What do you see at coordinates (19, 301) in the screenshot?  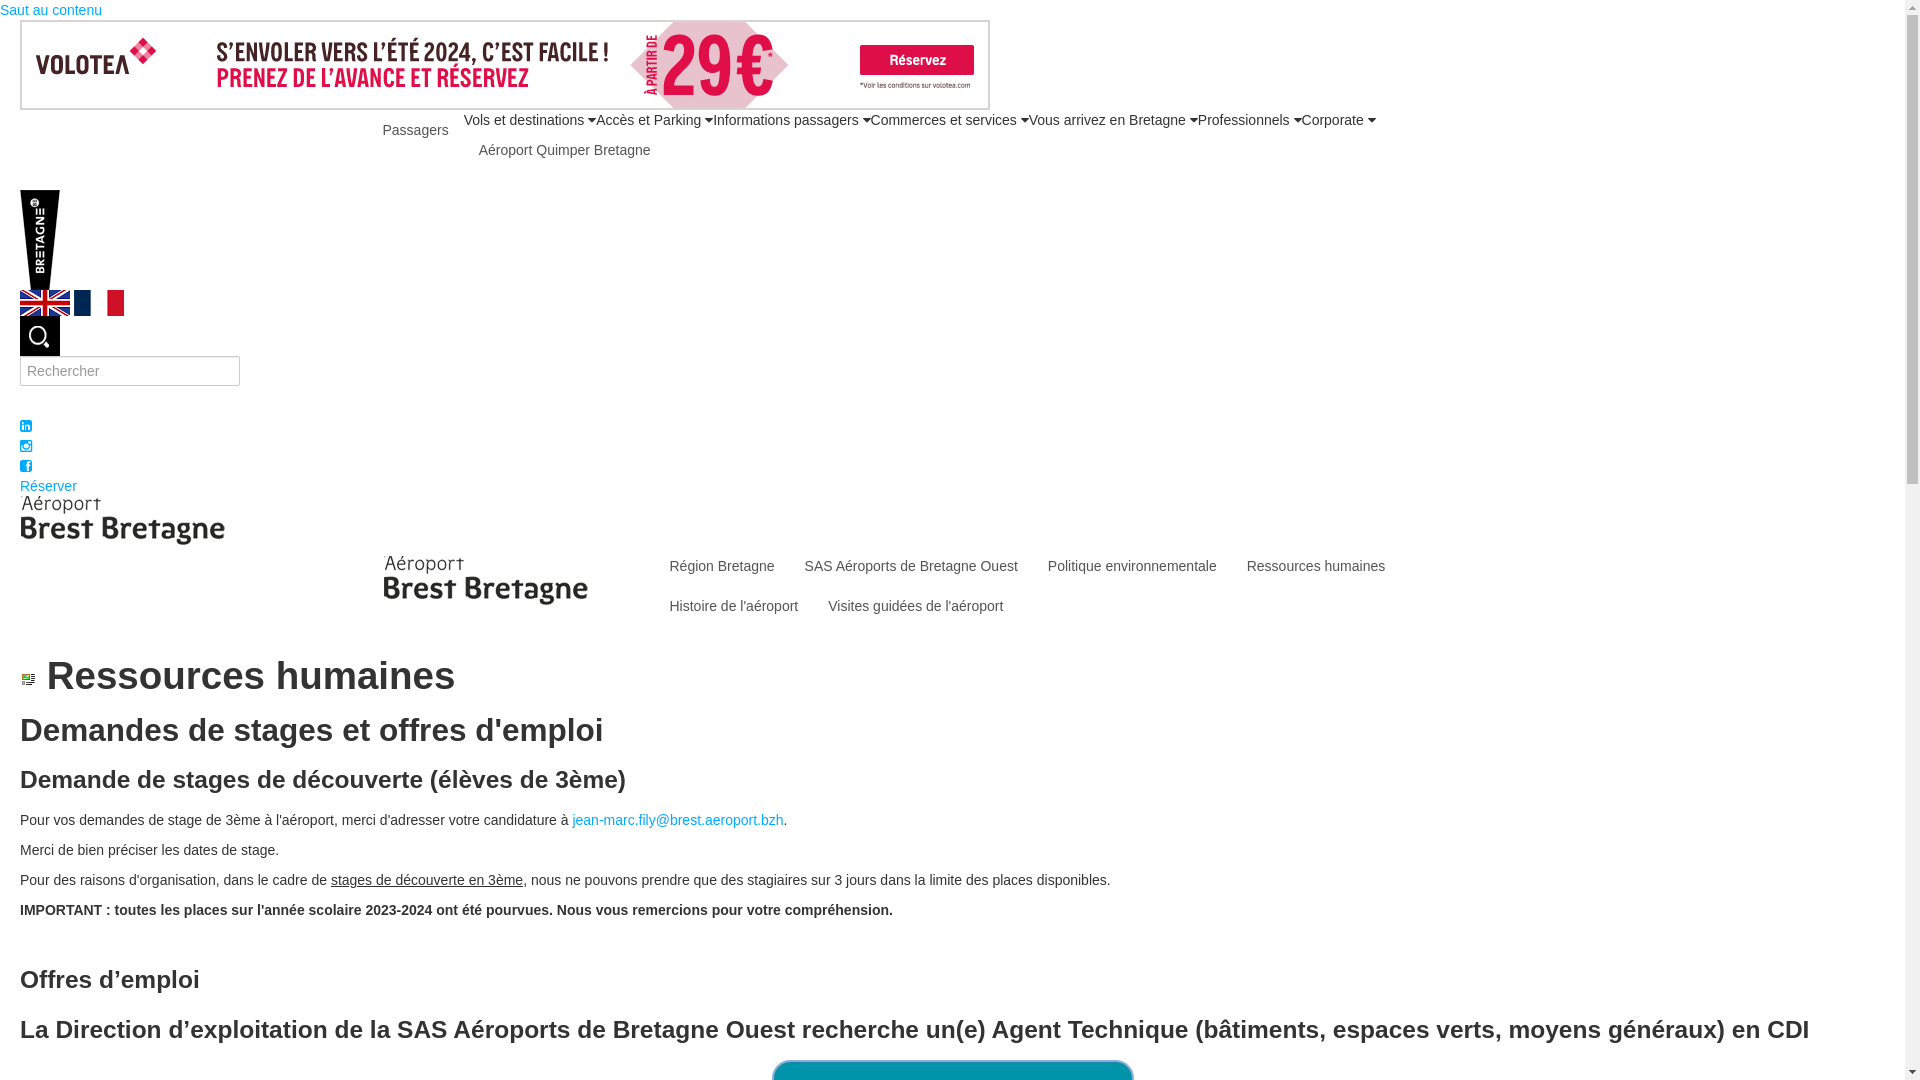 I see `'English'` at bounding box center [19, 301].